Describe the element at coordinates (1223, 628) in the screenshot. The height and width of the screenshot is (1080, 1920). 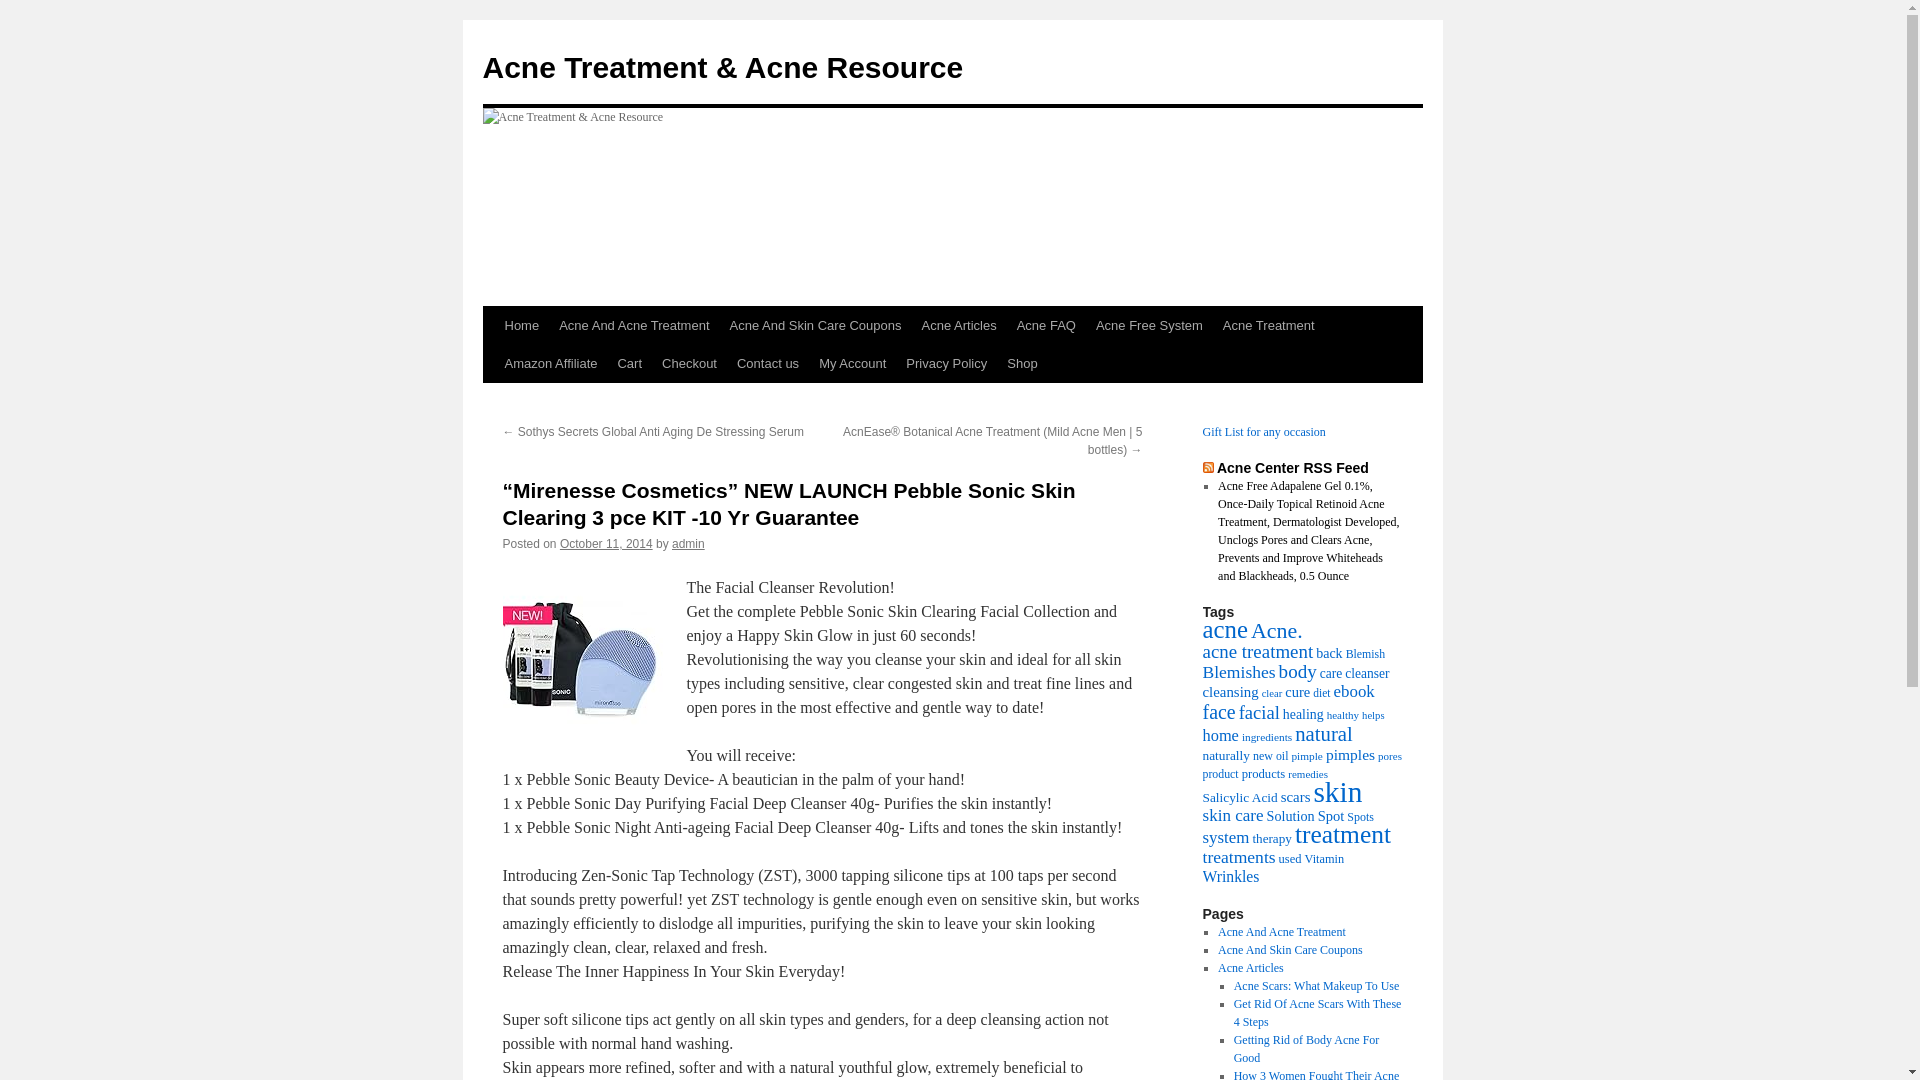
I see `'acne'` at that location.